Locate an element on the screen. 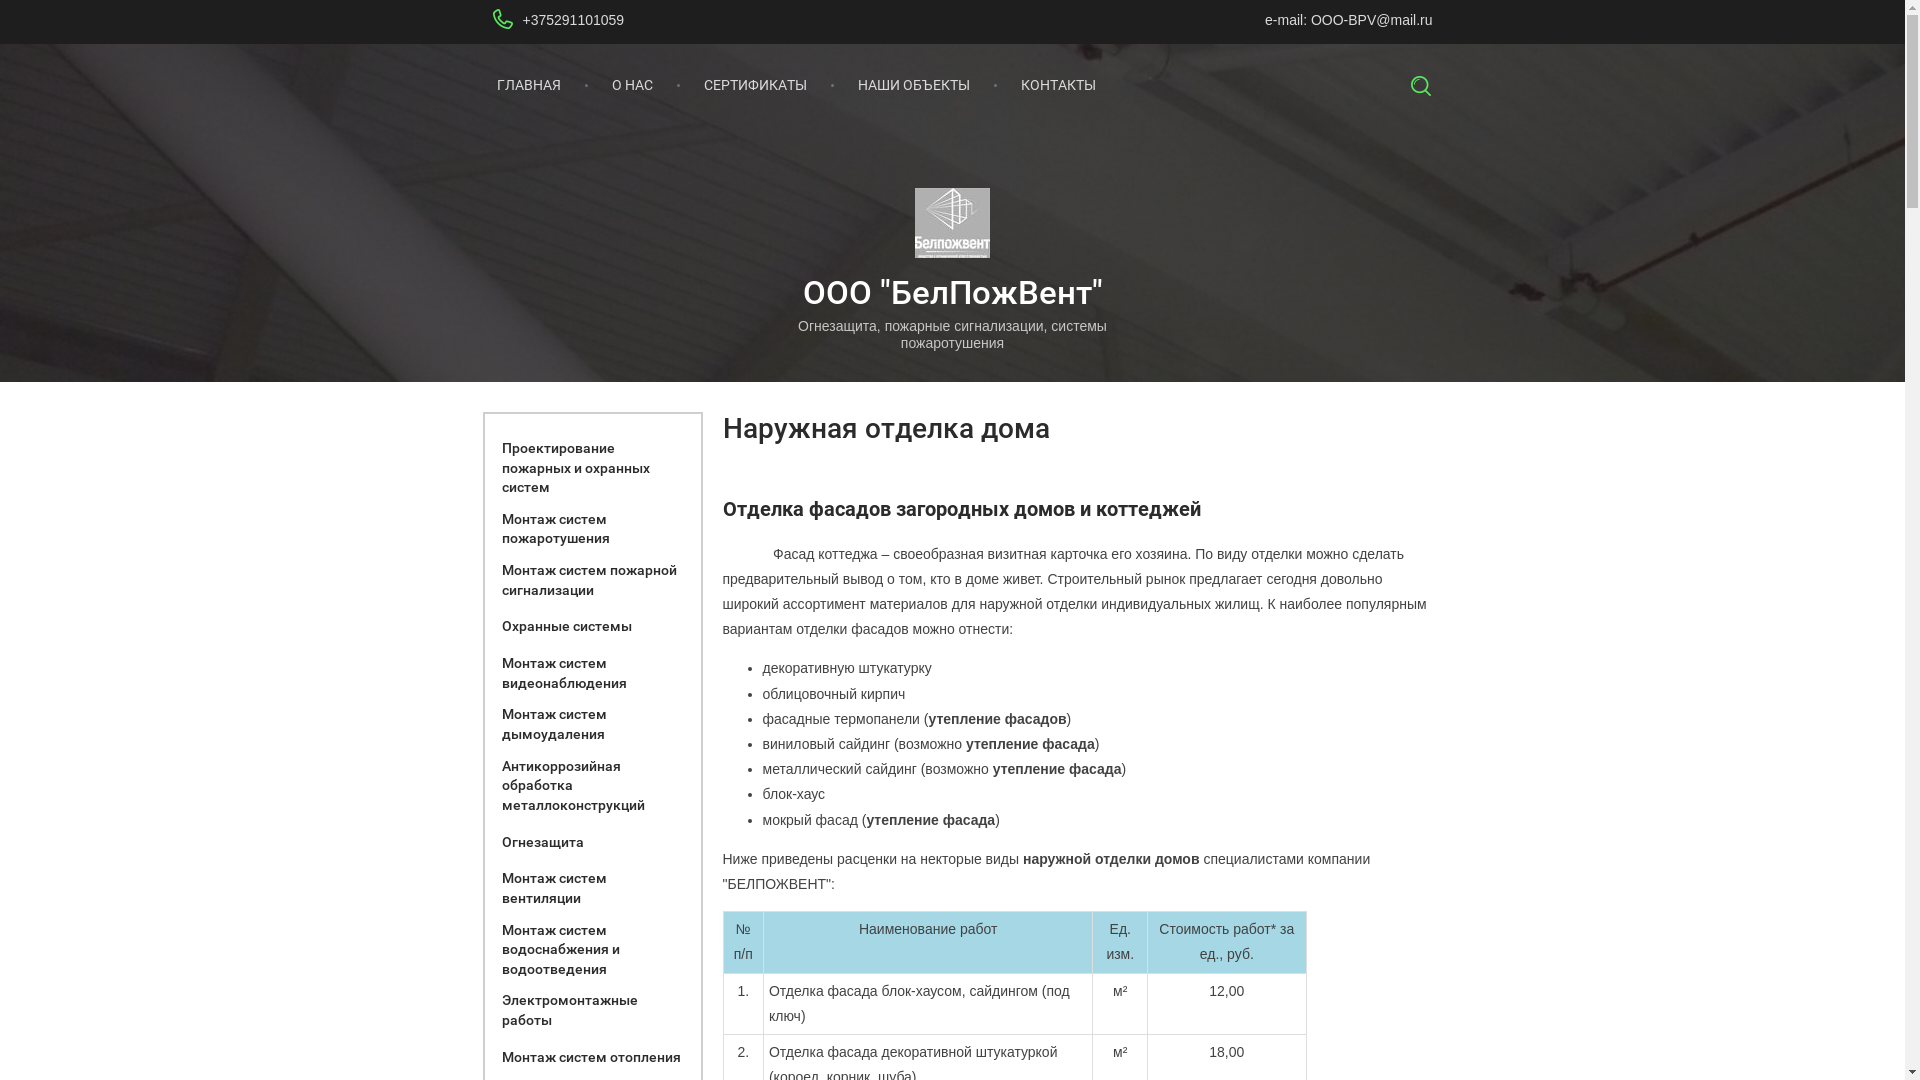 The image size is (1920, 1080). '+375291101059' is located at coordinates (571, 19).